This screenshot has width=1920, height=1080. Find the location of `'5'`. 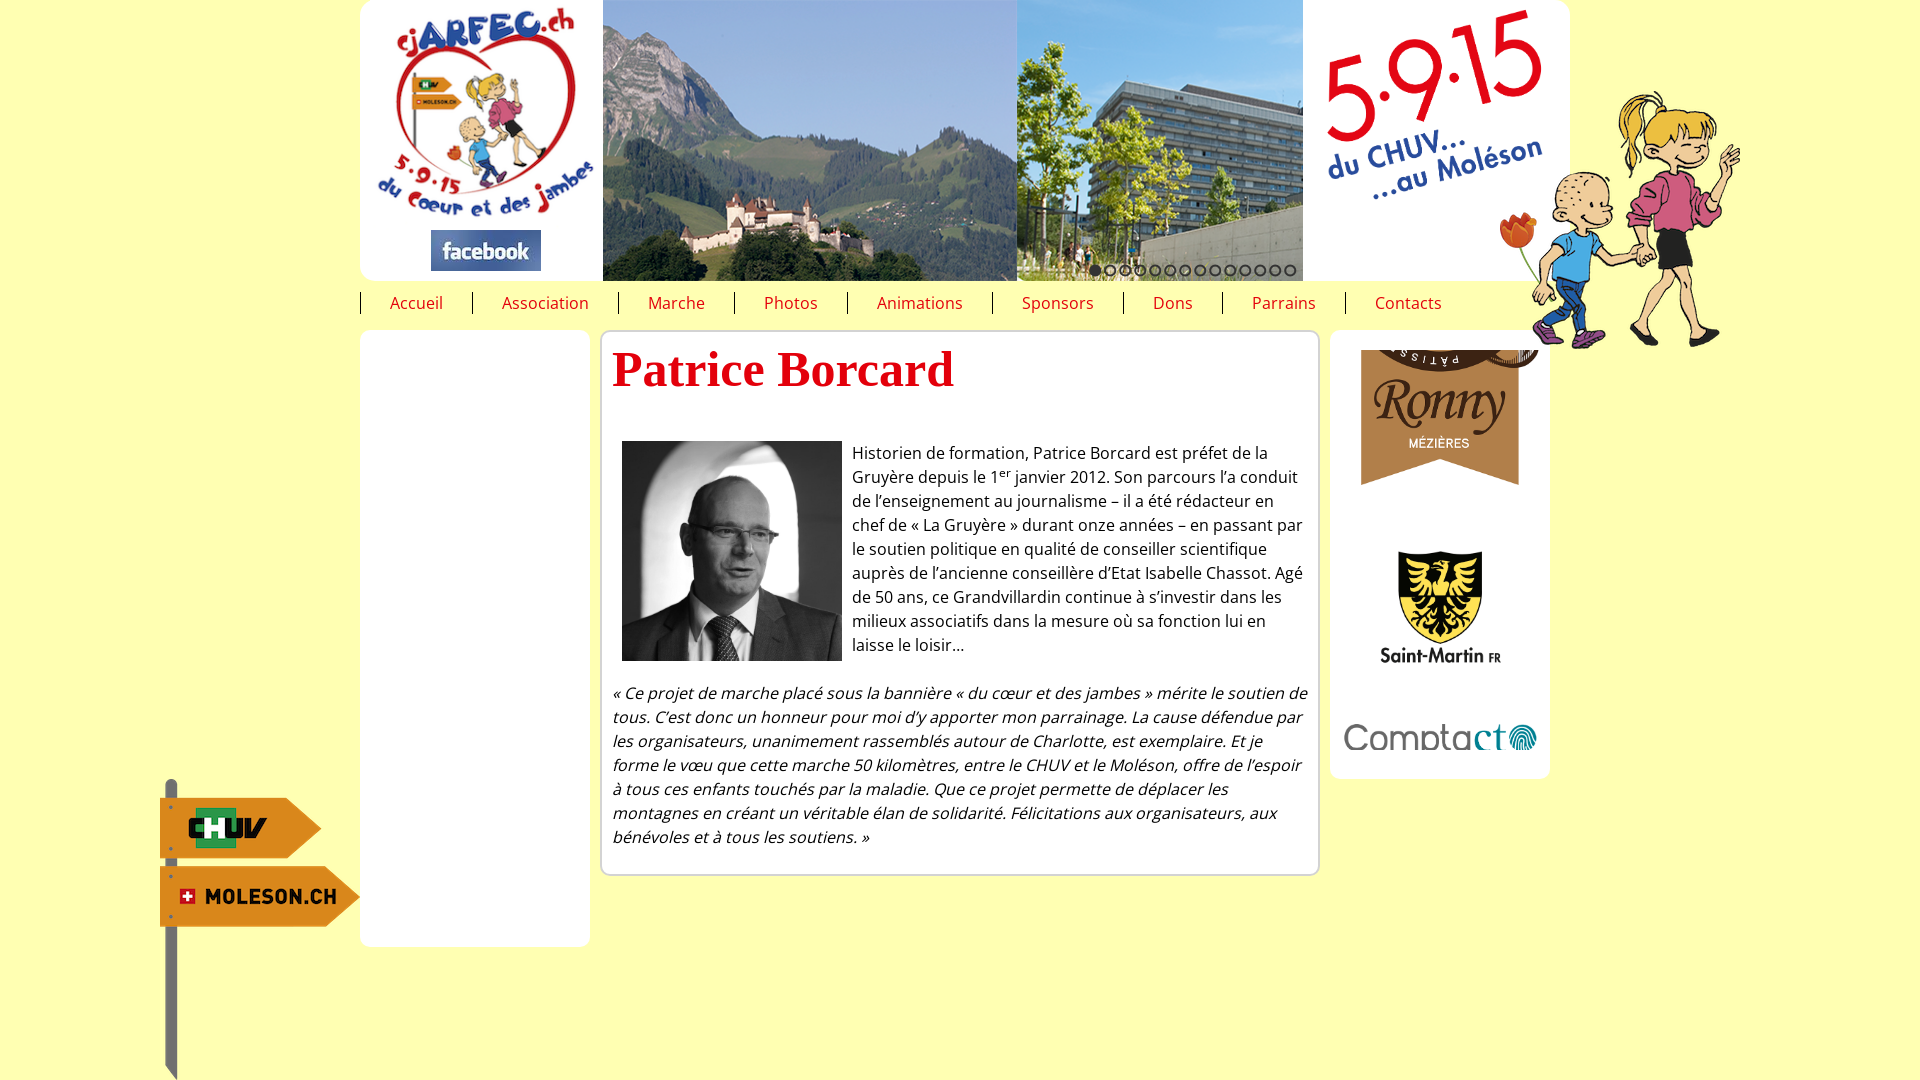

'5' is located at coordinates (1155, 270).